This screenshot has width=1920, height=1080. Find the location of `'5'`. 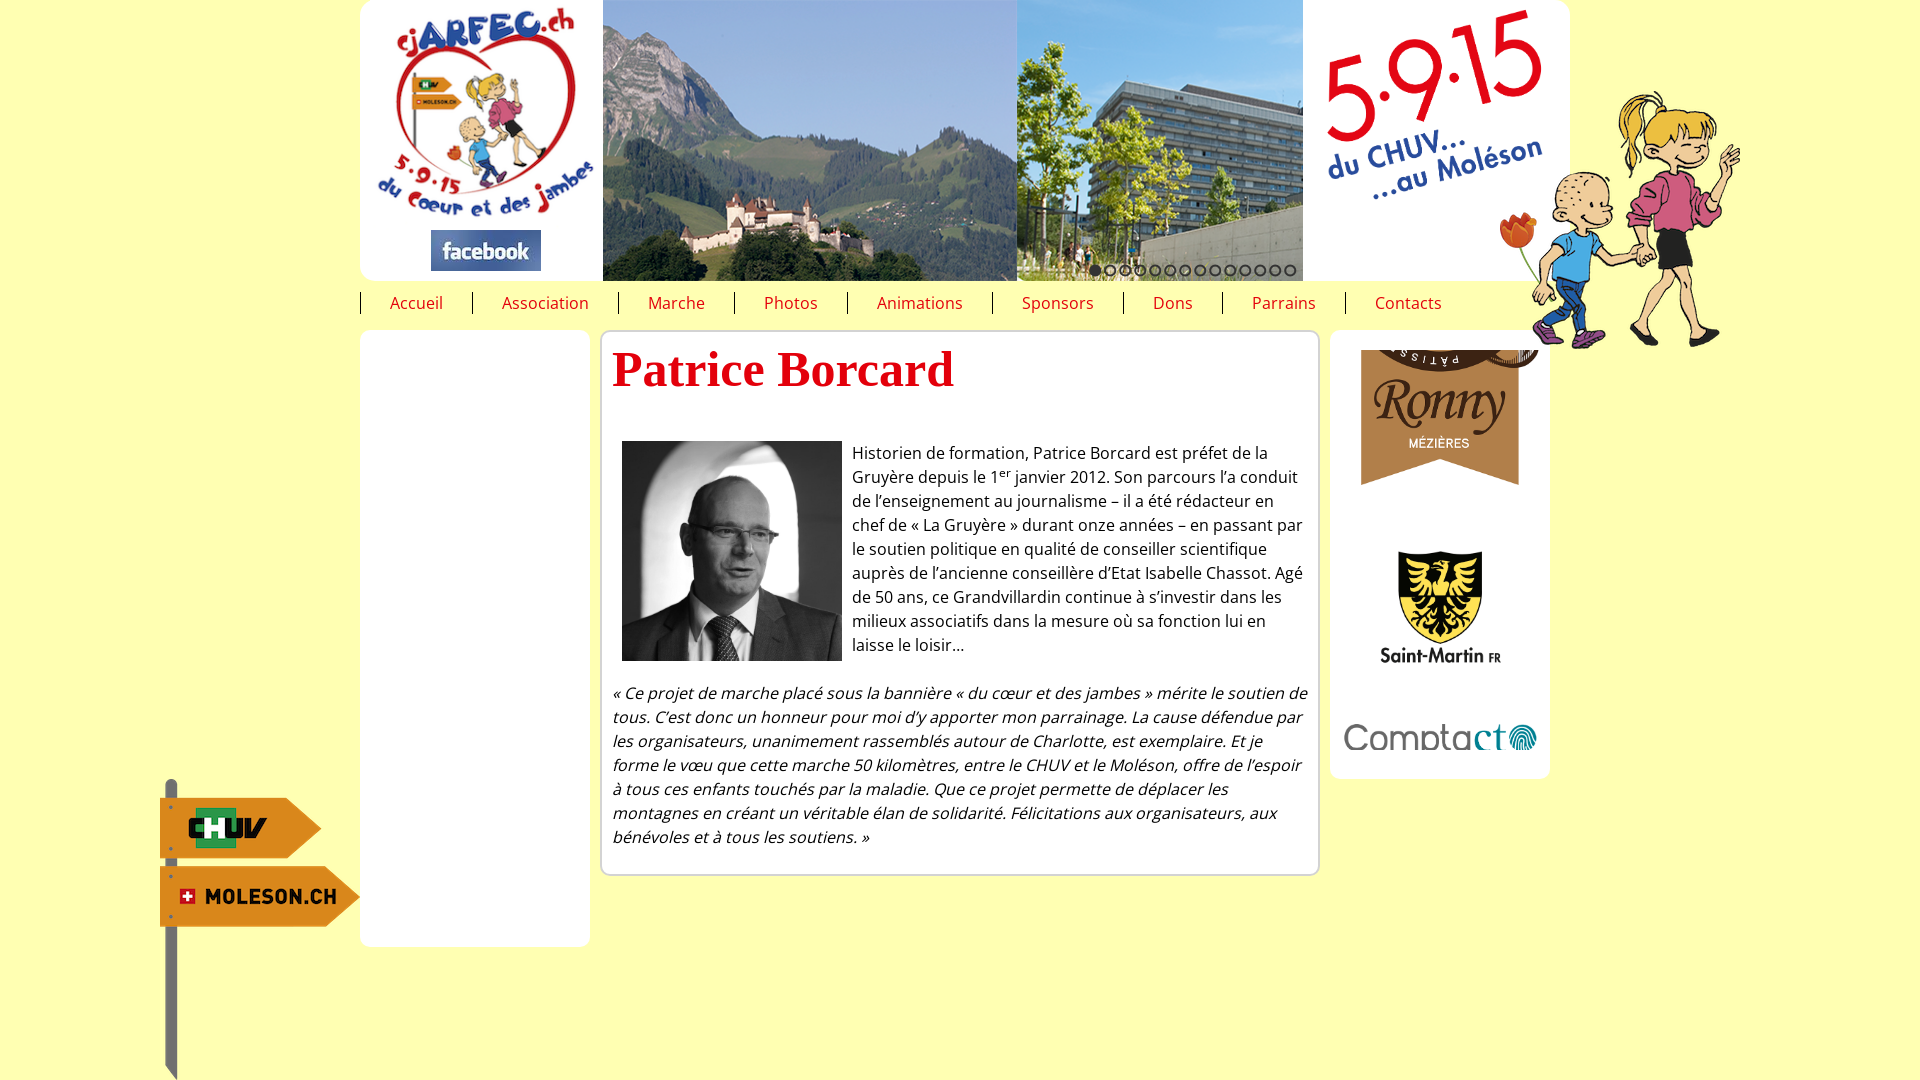

'5' is located at coordinates (1155, 270).